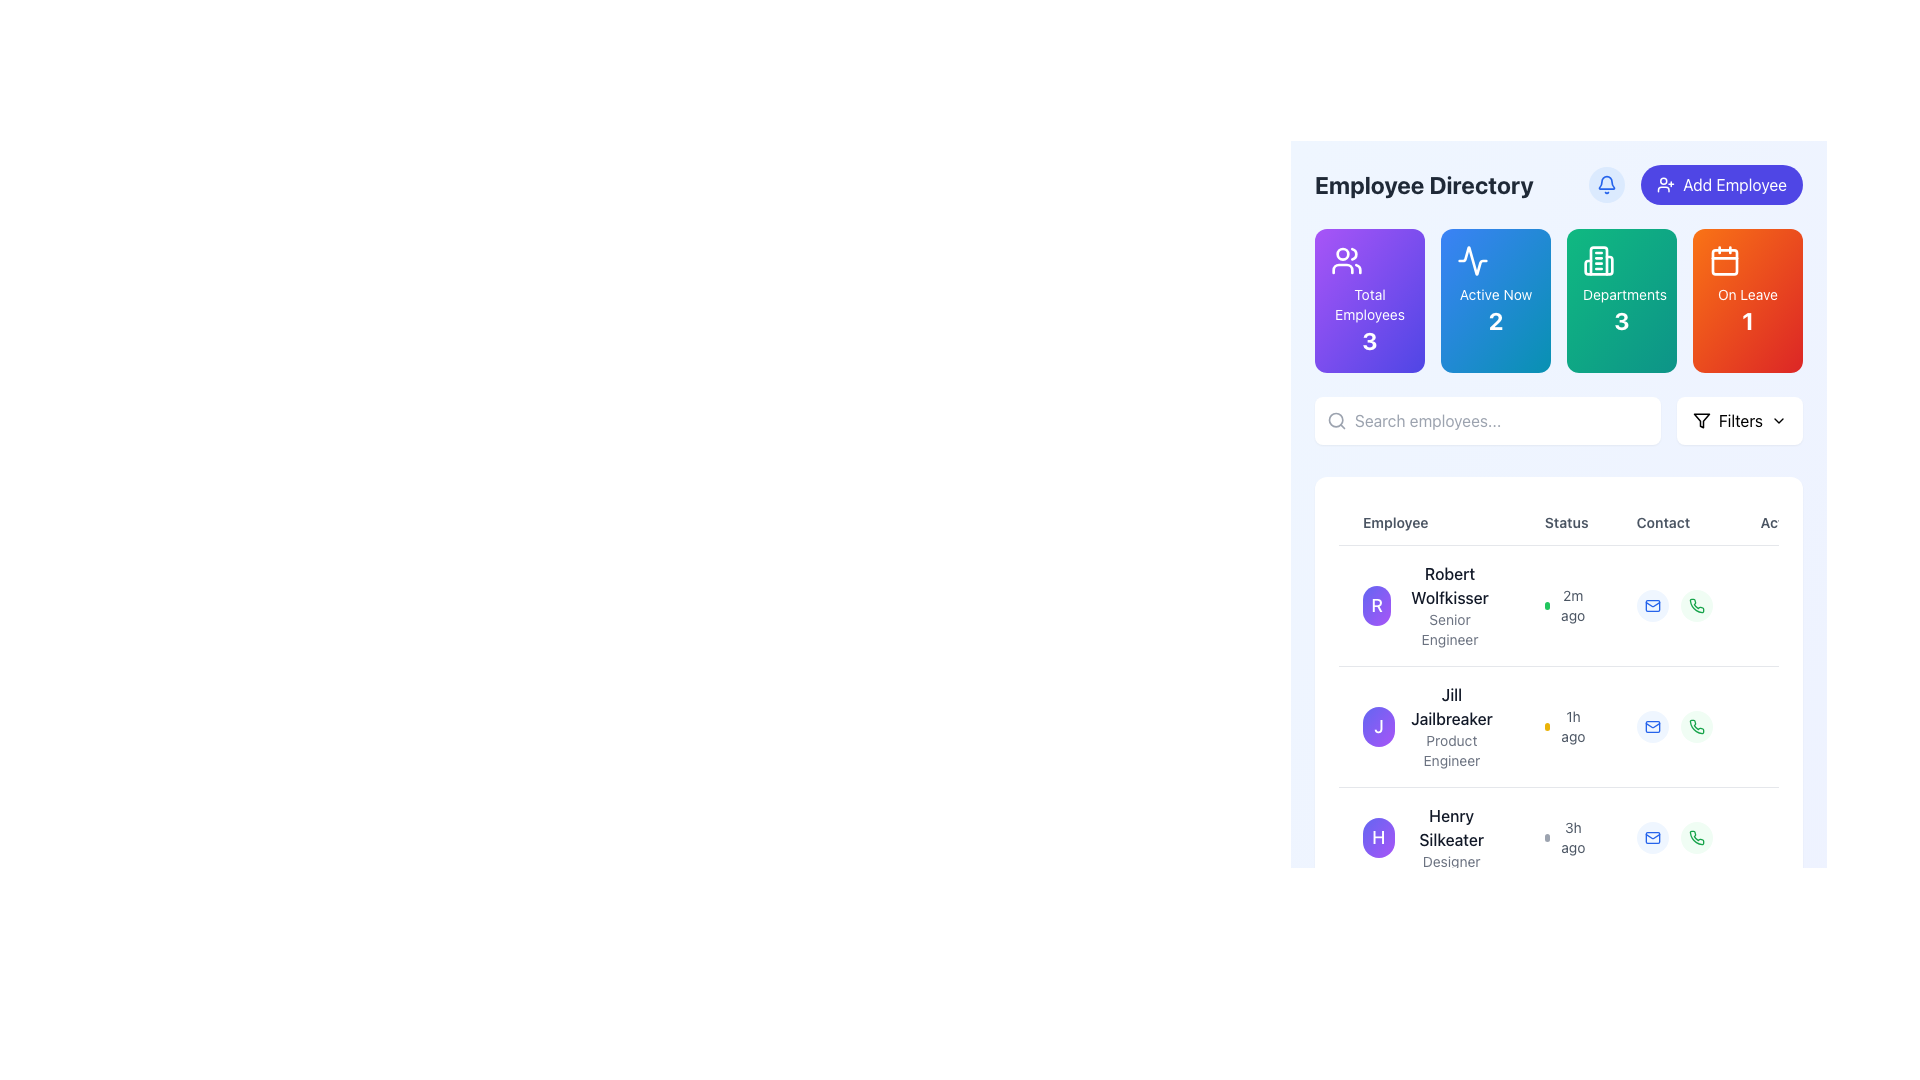 The image size is (1920, 1080). I want to click on the email button located in the 'Contact' column of the second row in the Employee Directory interface to compose an email, so click(1651, 726).